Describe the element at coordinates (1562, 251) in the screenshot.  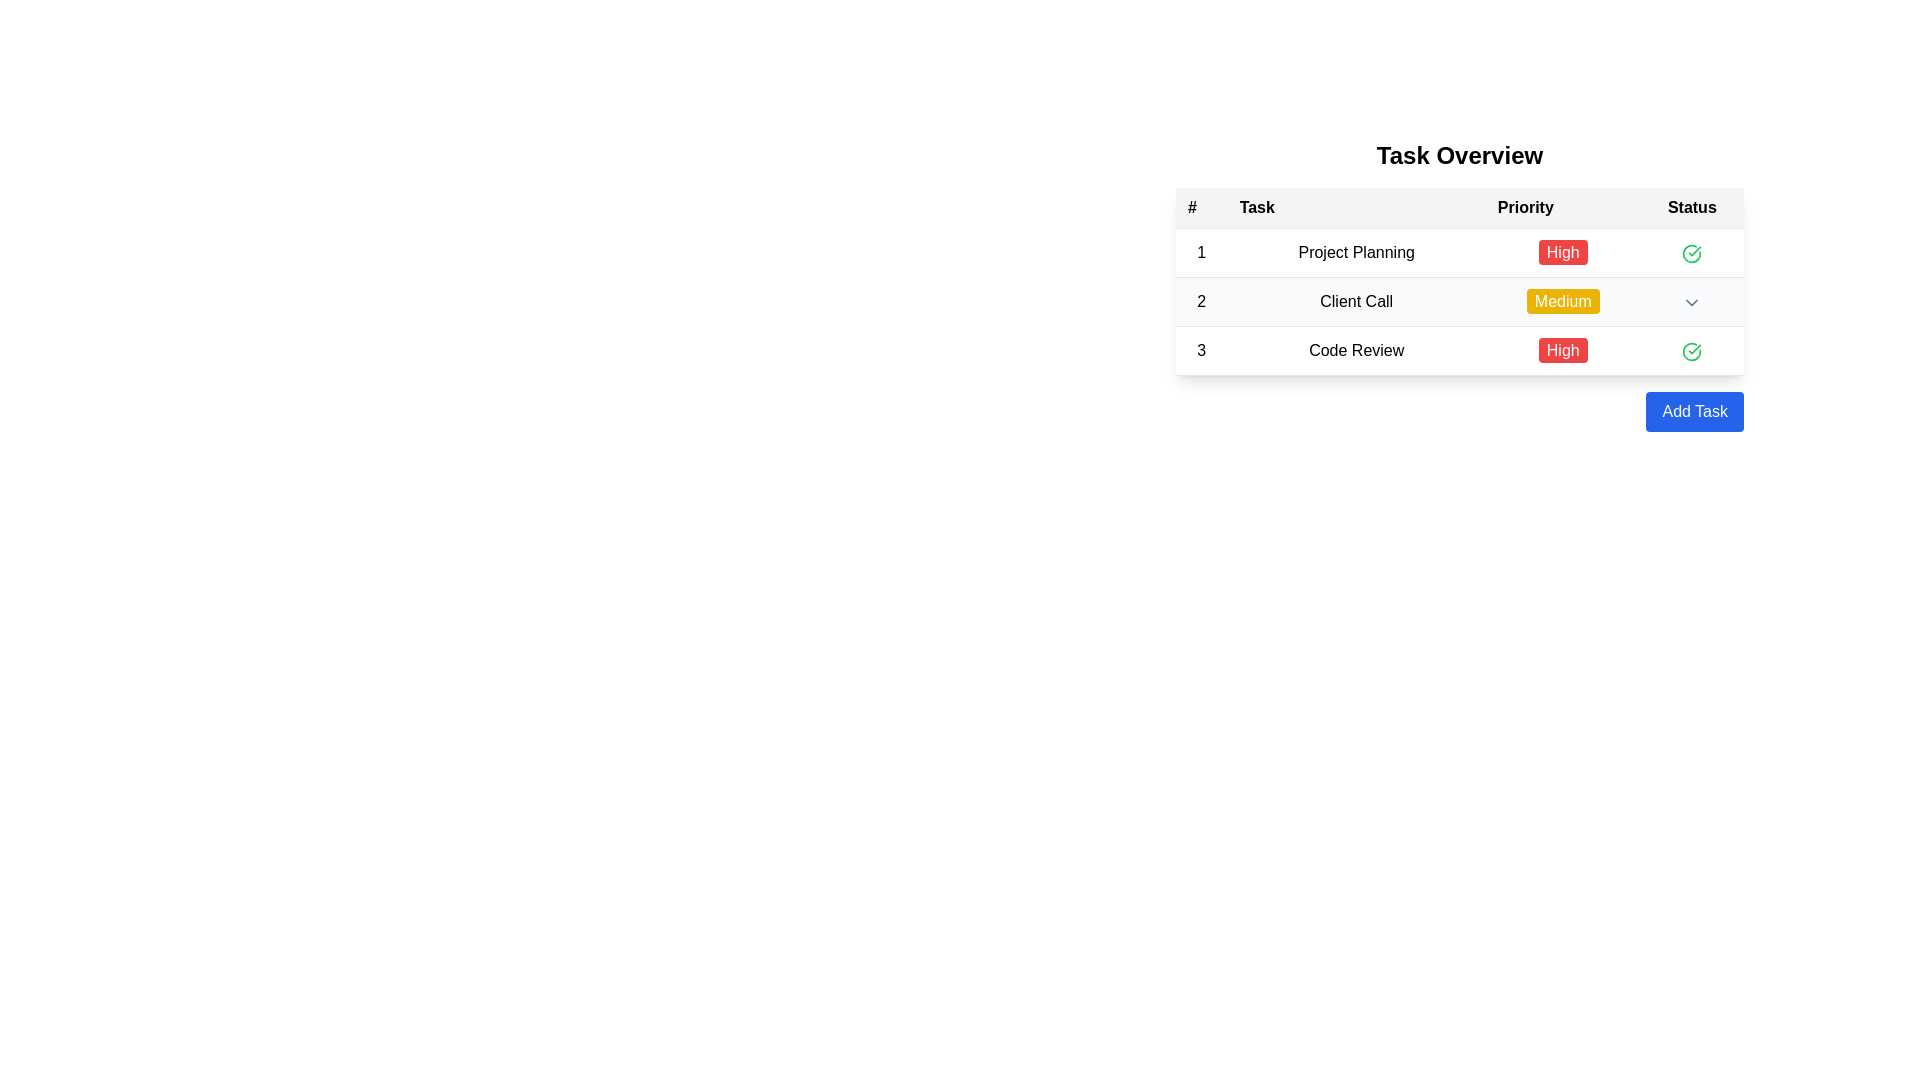
I see `the pill-shaped label with the text 'High' in the 'Priority' column of the first row in the 'Task Overview' table` at that location.